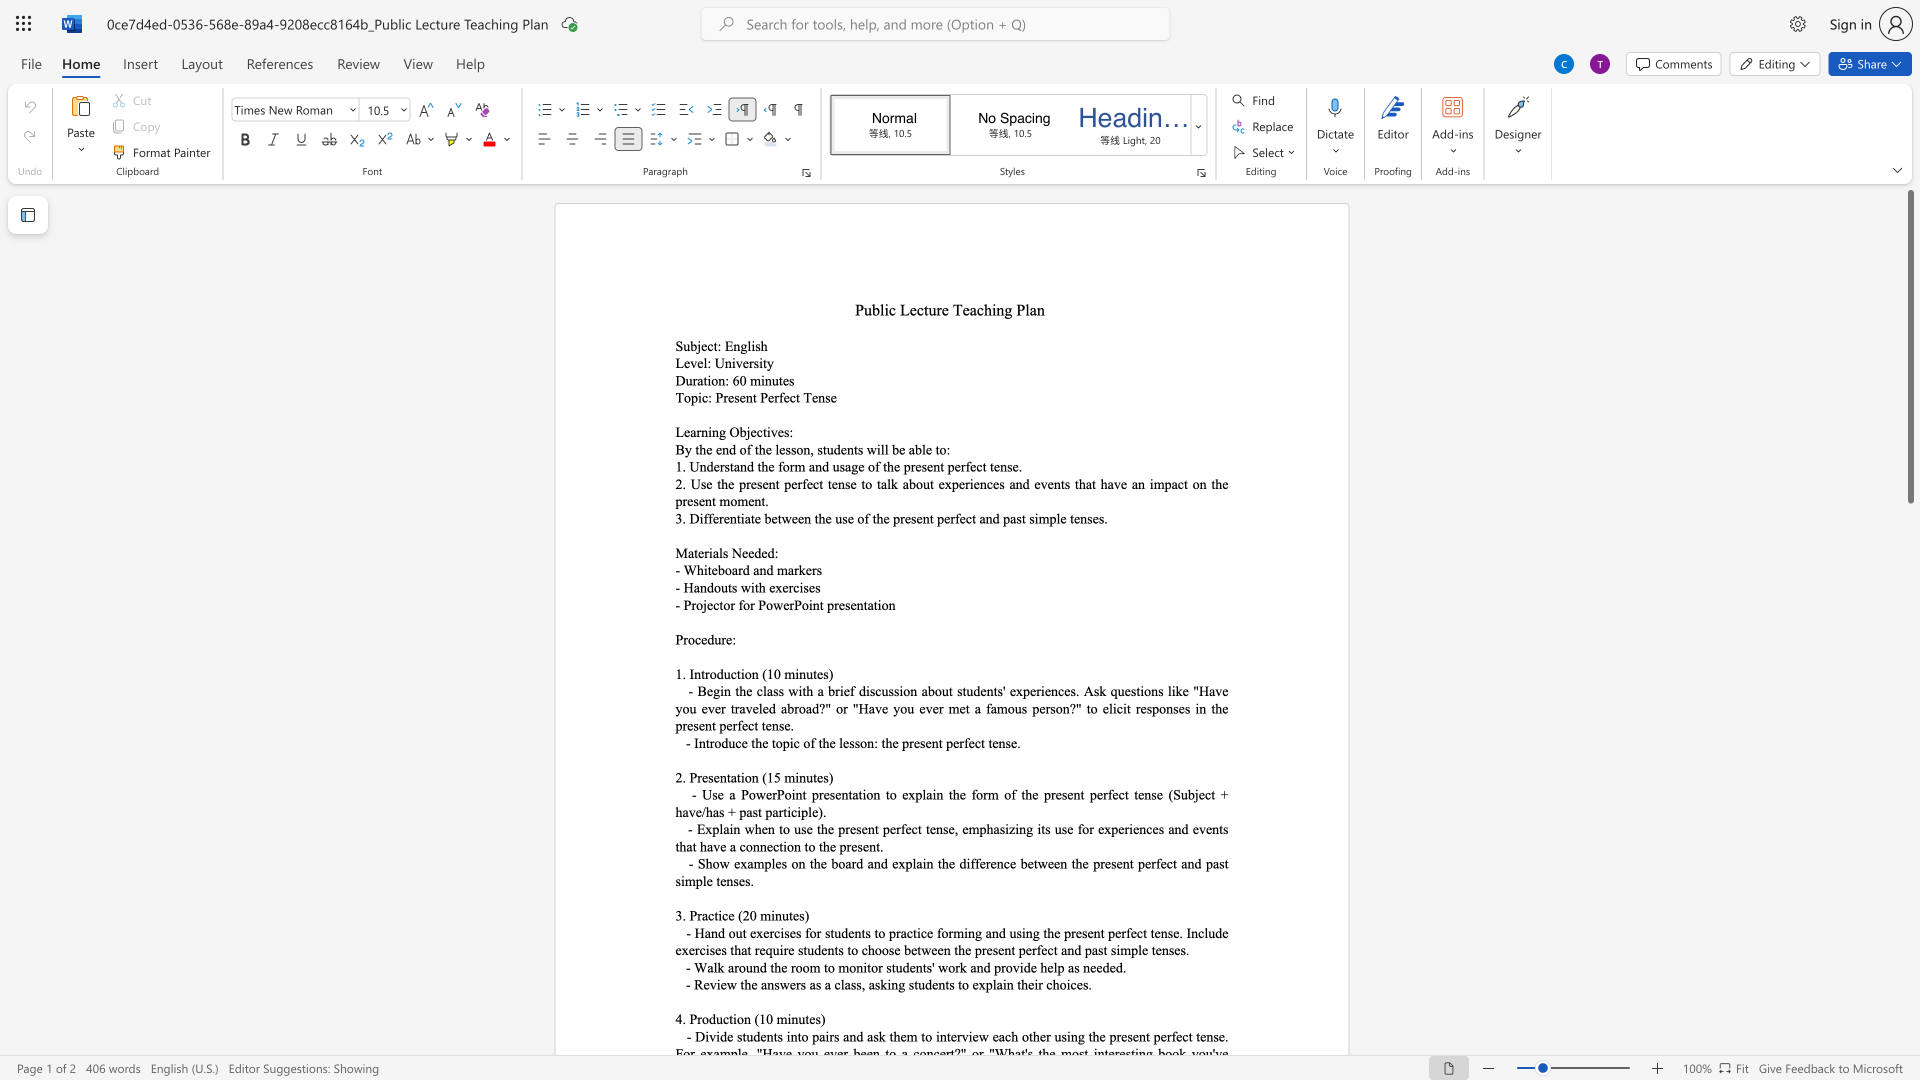 The image size is (1920, 1080). What do you see at coordinates (792, 586) in the screenshot?
I see `the space between the continuous character "r" and "c" in the text` at bounding box center [792, 586].